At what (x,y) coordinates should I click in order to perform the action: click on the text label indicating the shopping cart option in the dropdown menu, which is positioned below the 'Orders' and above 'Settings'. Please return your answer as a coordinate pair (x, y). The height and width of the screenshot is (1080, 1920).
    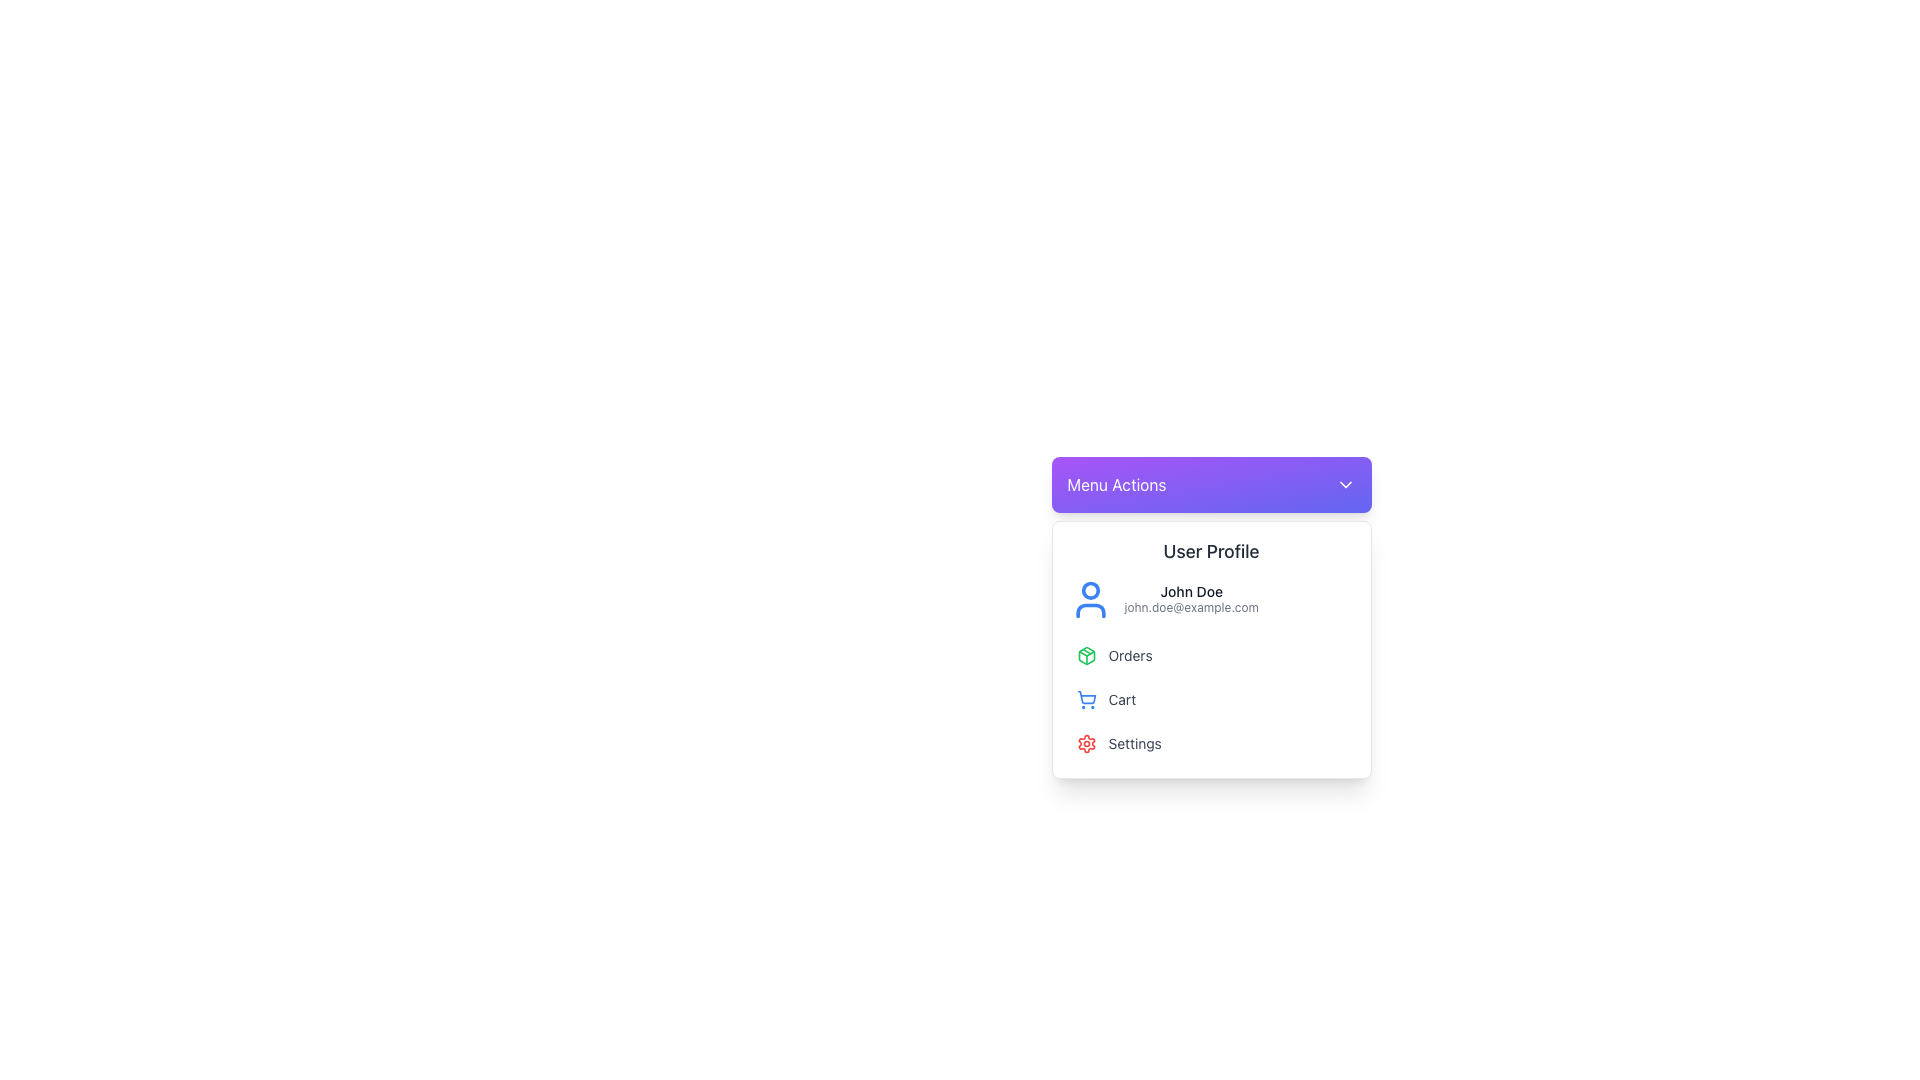
    Looking at the image, I should click on (1122, 698).